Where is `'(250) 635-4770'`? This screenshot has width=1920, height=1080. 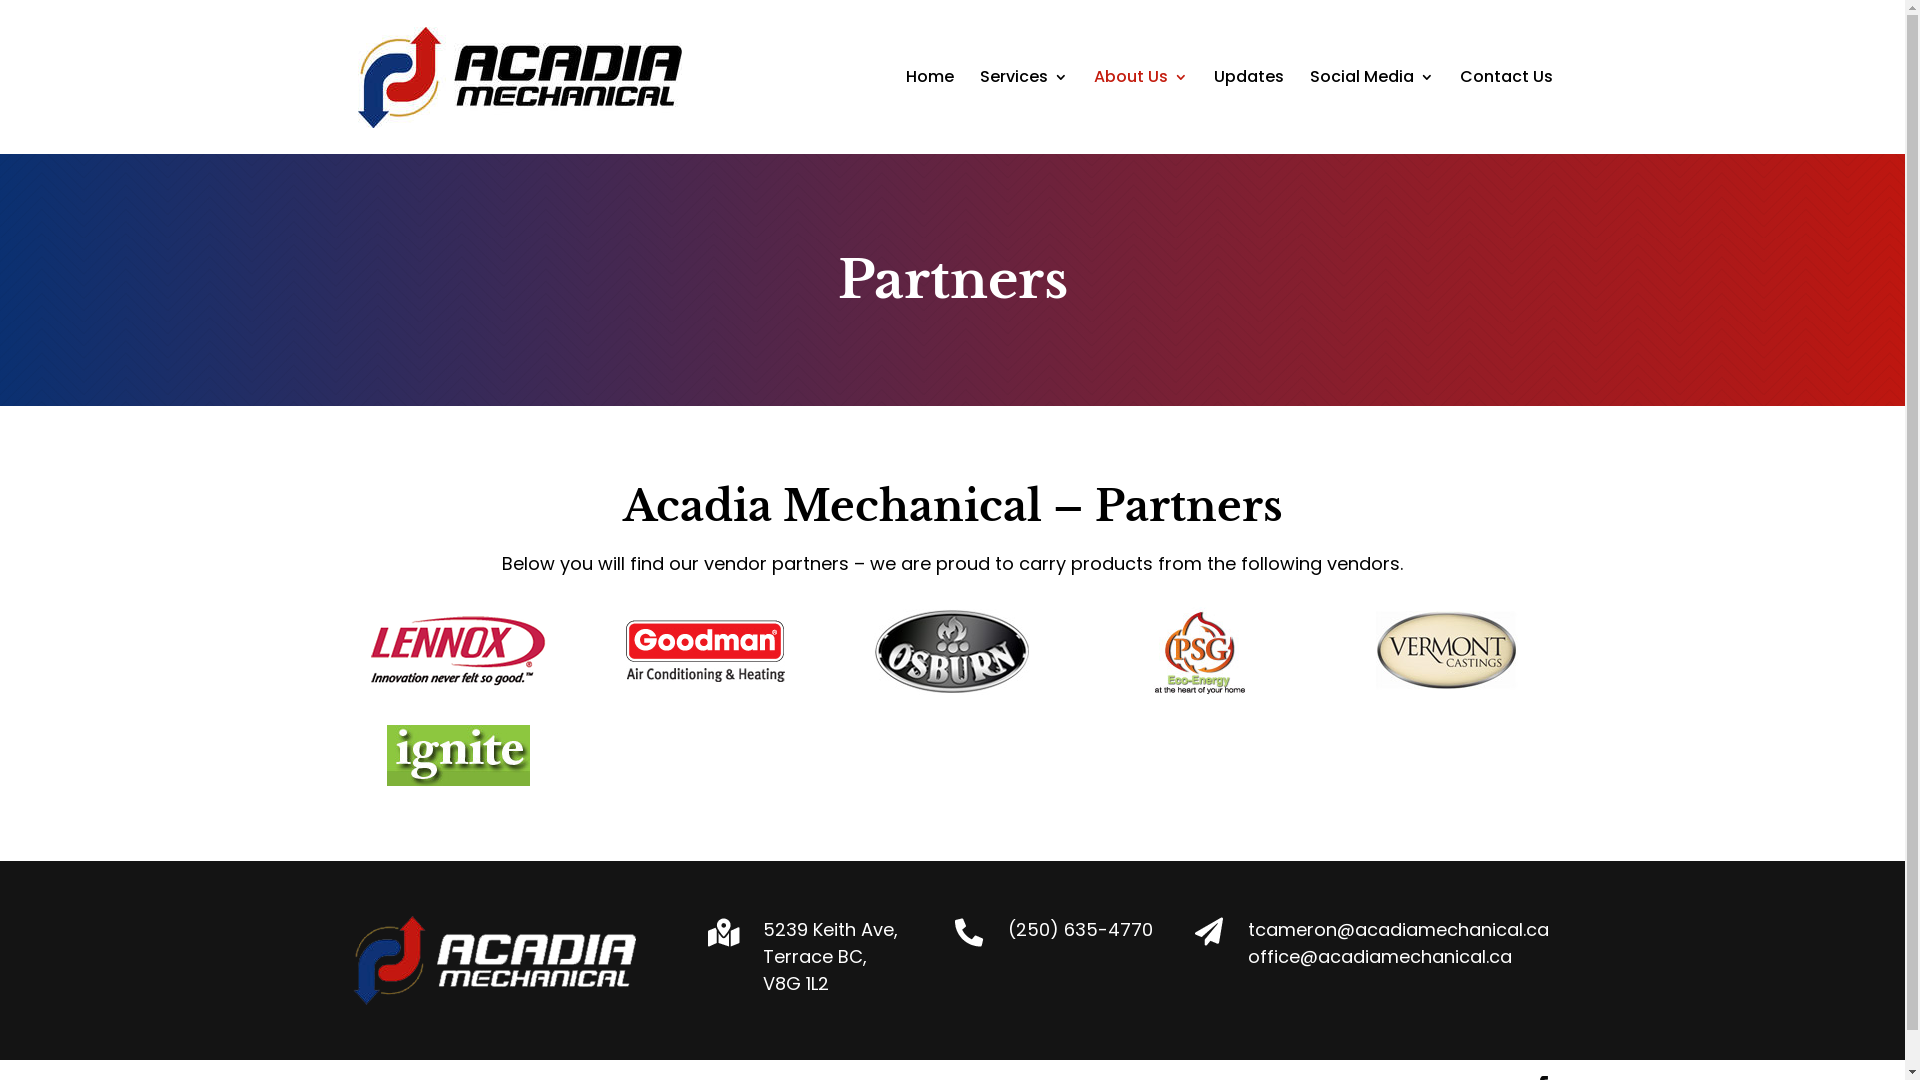 '(250) 635-4770' is located at coordinates (1079, 929).